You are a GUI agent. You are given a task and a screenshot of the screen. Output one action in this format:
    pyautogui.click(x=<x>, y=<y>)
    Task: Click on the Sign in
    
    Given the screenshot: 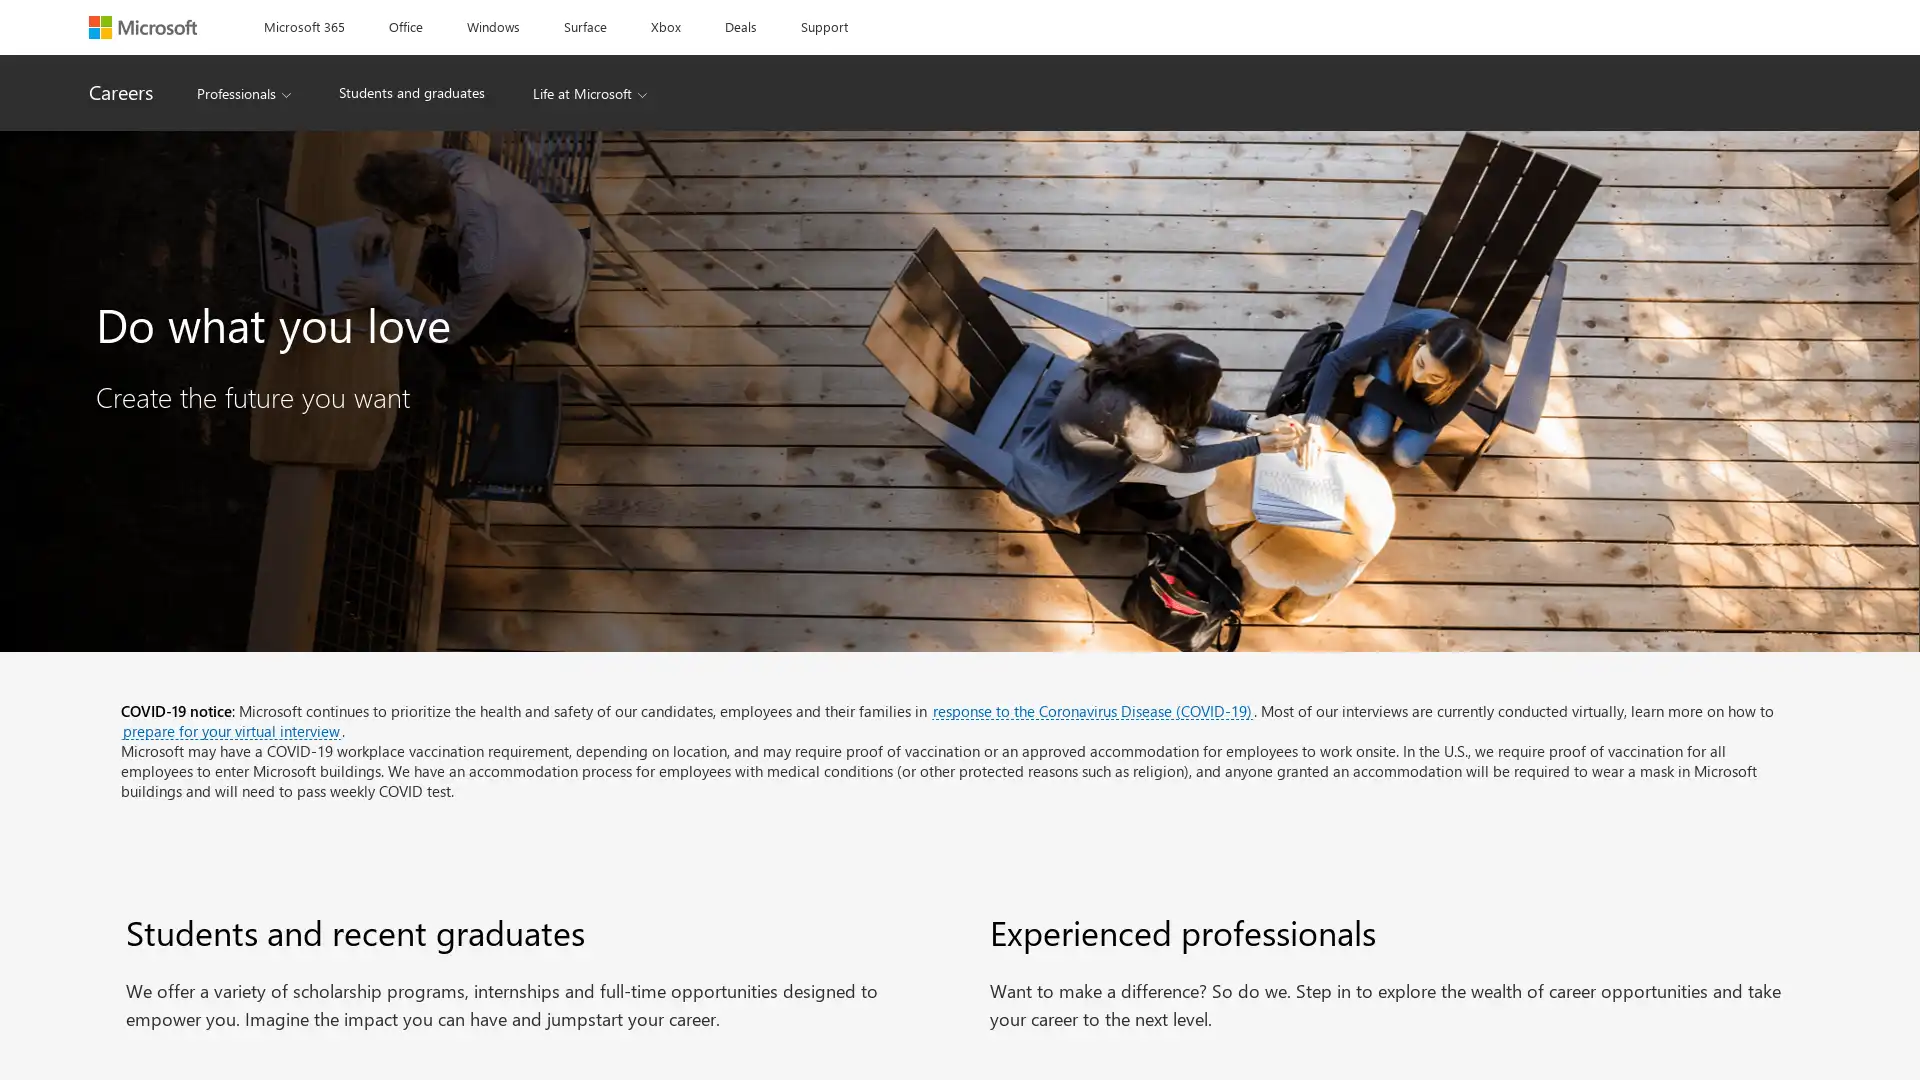 What is the action you would take?
    pyautogui.click(x=1684, y=183)
    